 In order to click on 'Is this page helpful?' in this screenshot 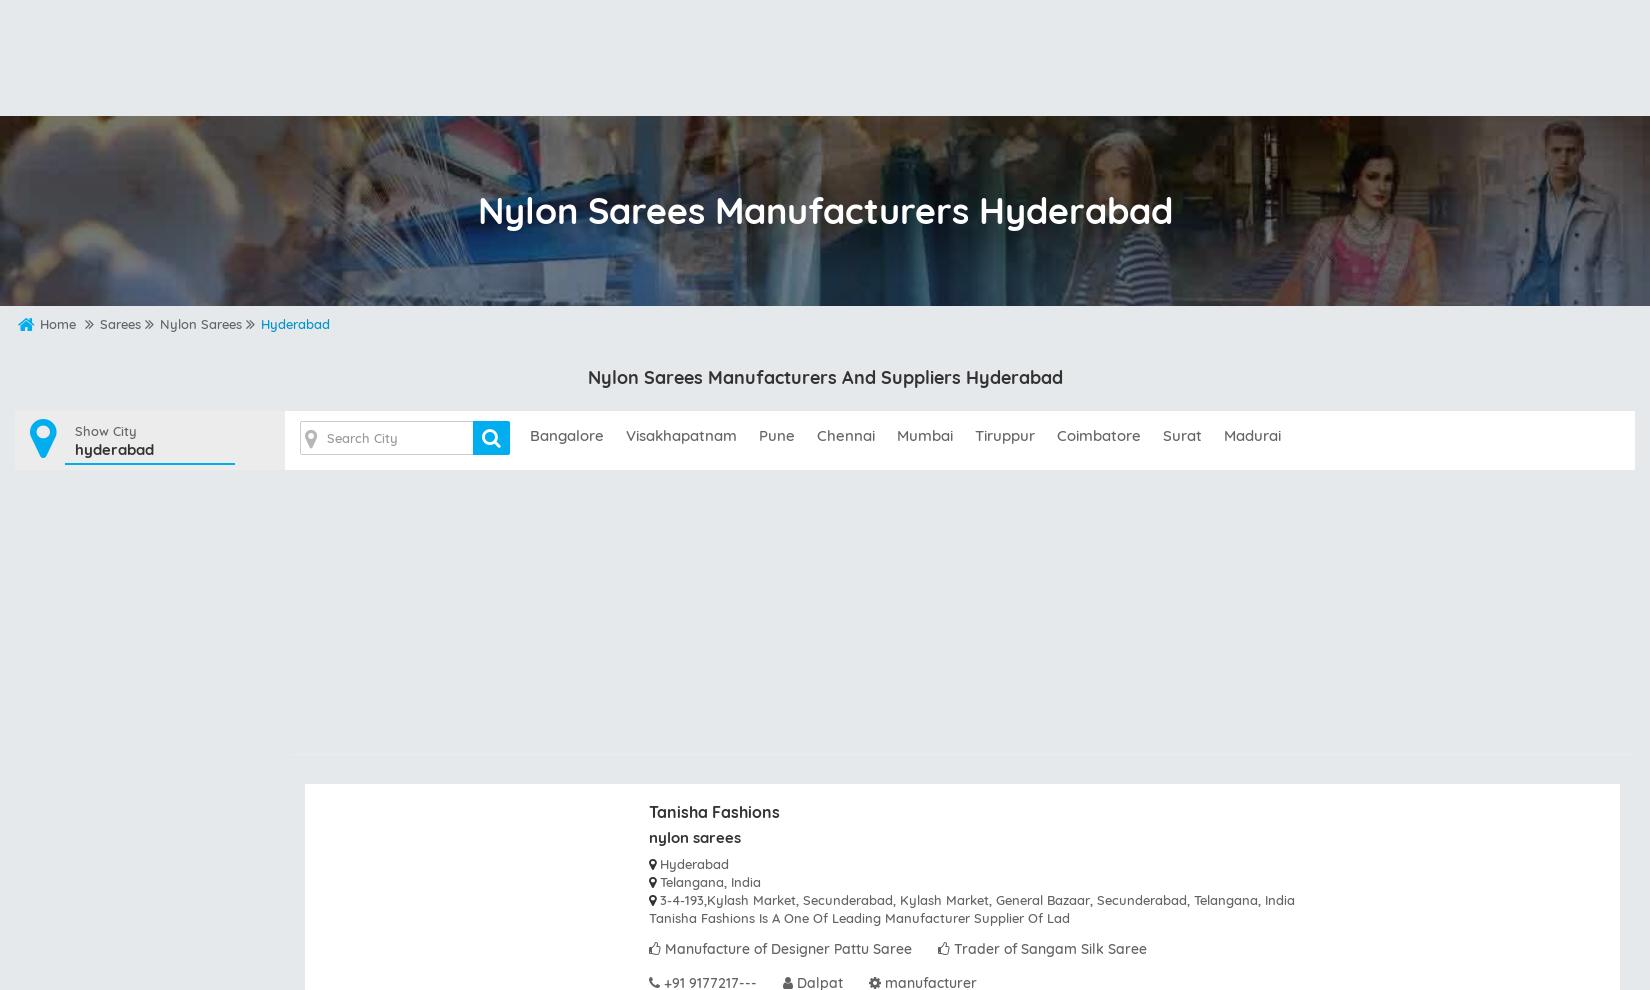, I will do `click(909, 792)`.